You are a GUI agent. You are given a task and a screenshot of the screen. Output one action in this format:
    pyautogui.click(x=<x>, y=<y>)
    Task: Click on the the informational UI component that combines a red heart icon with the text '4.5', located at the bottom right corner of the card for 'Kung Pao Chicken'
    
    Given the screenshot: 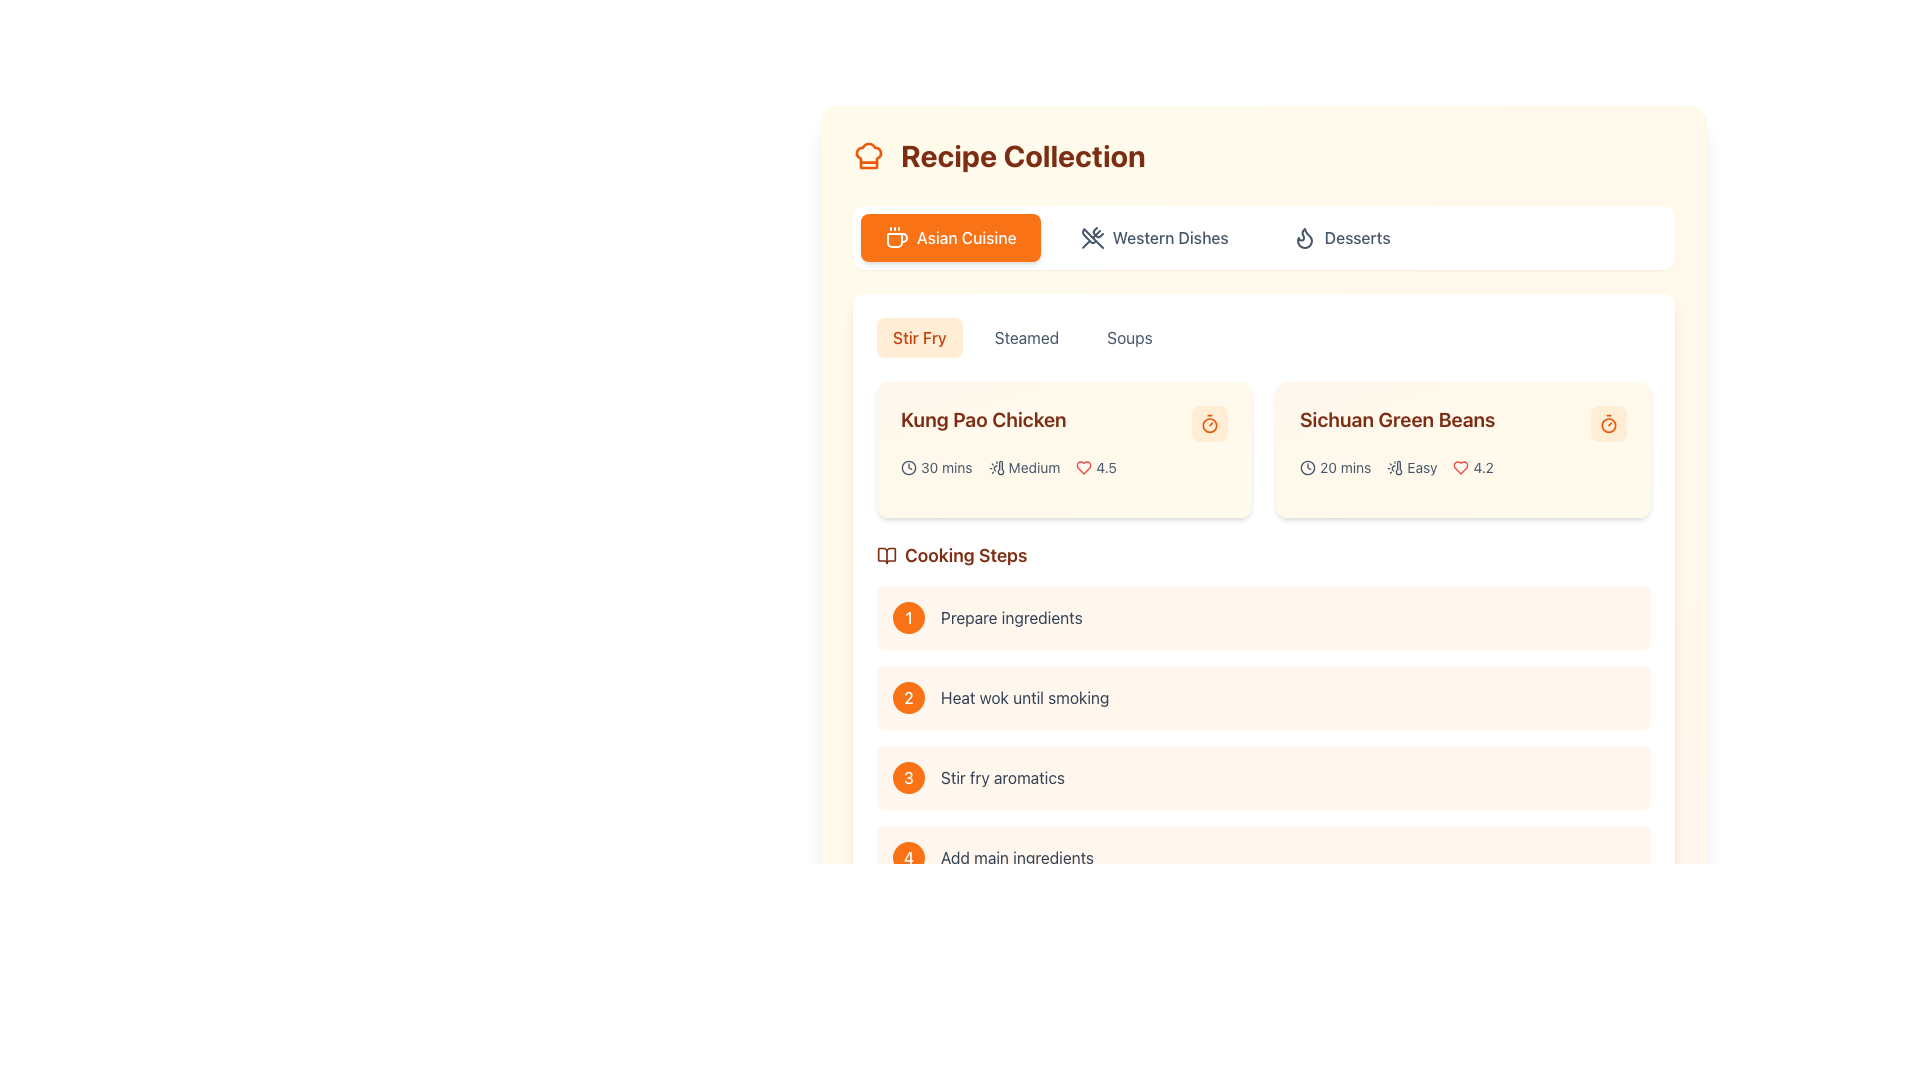 What is the action you would take?
    pyautogui.click(x=1095, y=467)
    